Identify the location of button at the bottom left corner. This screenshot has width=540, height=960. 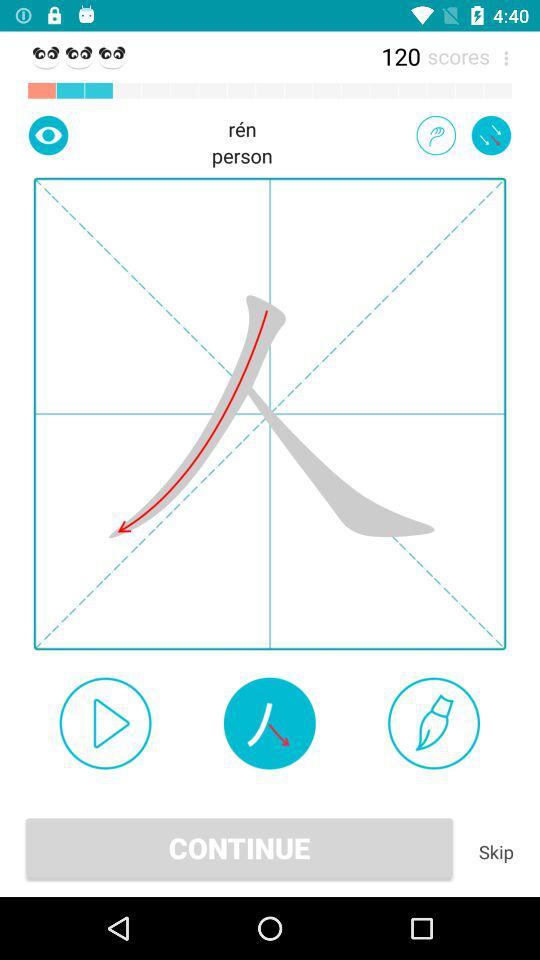
(105, 722).